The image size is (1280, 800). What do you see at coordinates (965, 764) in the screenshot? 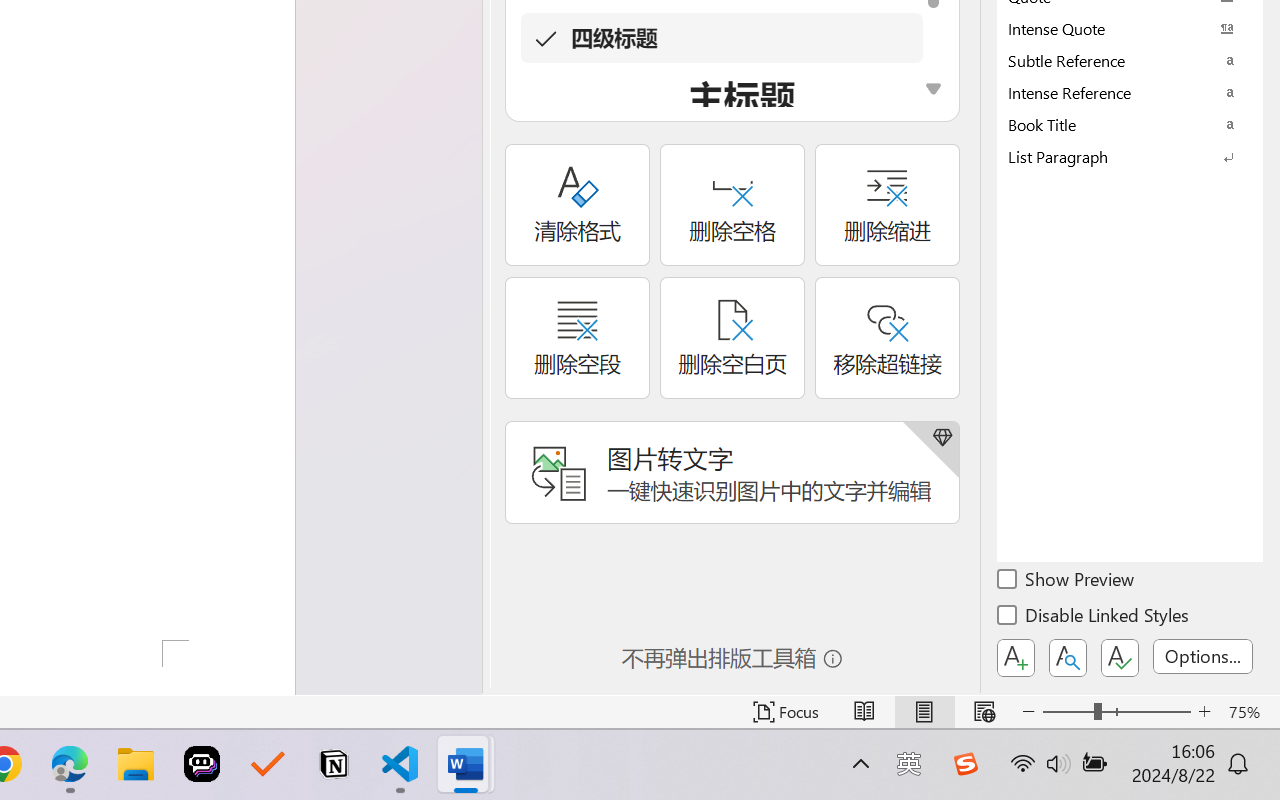
I see `'Class: Image'` at bounding box center [965, 764].